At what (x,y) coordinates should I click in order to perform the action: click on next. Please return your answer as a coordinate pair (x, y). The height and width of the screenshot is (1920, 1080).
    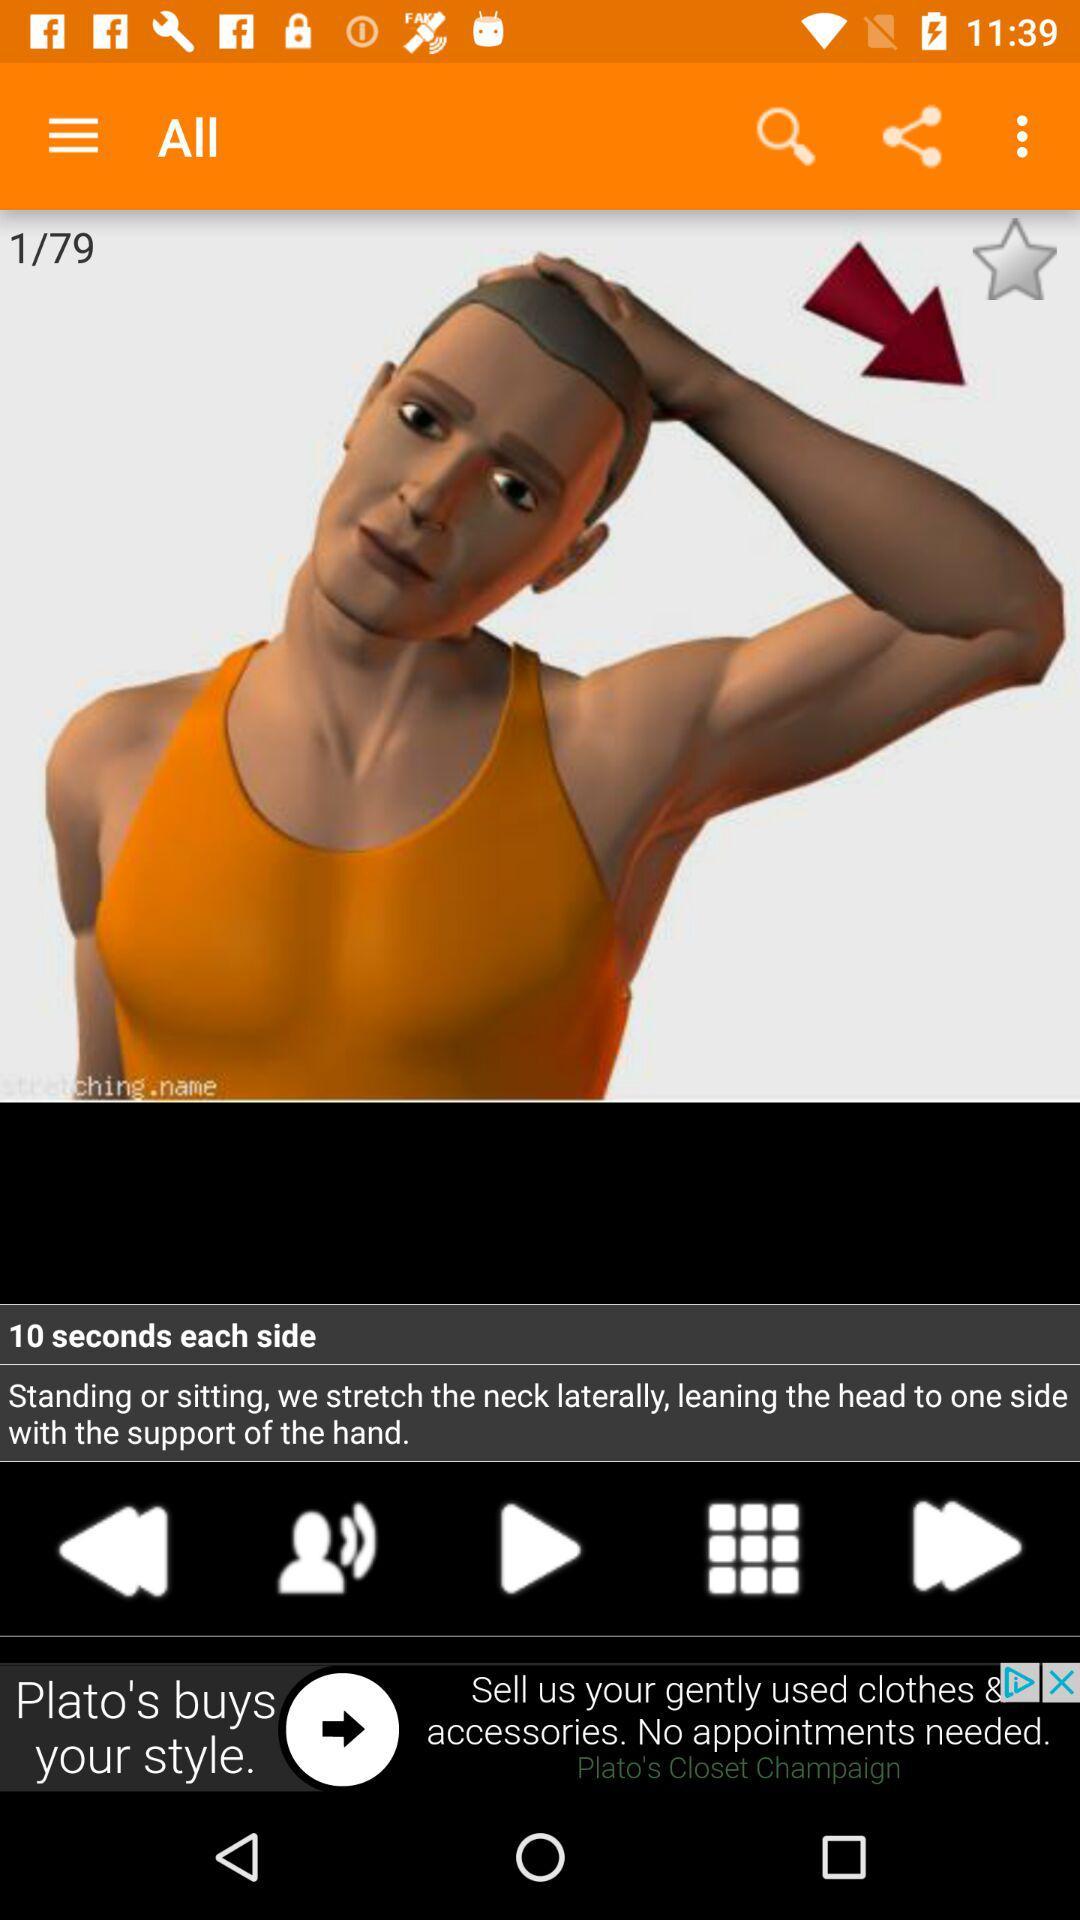
    Looking at the image, I should click on (964, 1547).